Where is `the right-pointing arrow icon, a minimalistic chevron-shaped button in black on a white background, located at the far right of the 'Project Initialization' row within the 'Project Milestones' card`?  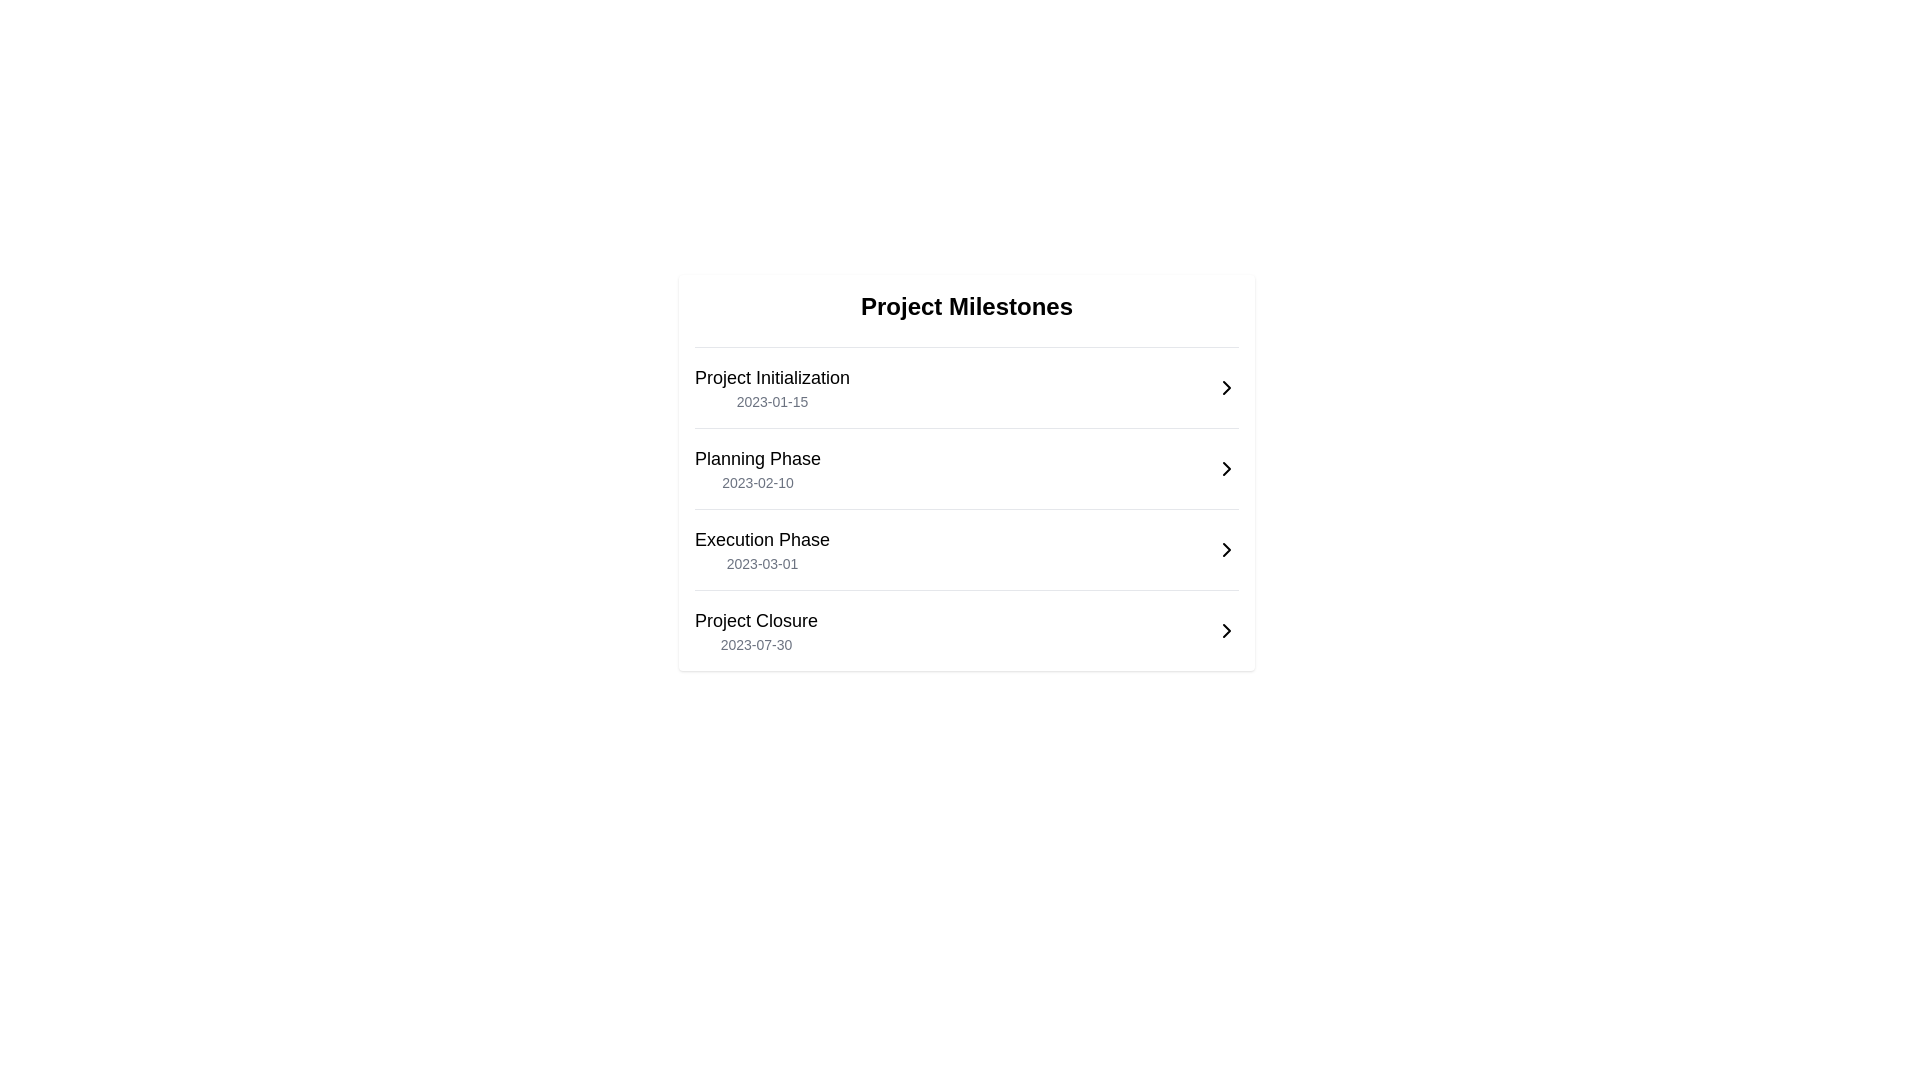 the right-pointing arrow icon, a minimalistic chevron-shaped button in black on a white background, located at the far right of the 'Project Initialization' row within the 'Project Milestones' card is located at coordinates (1226, 388).